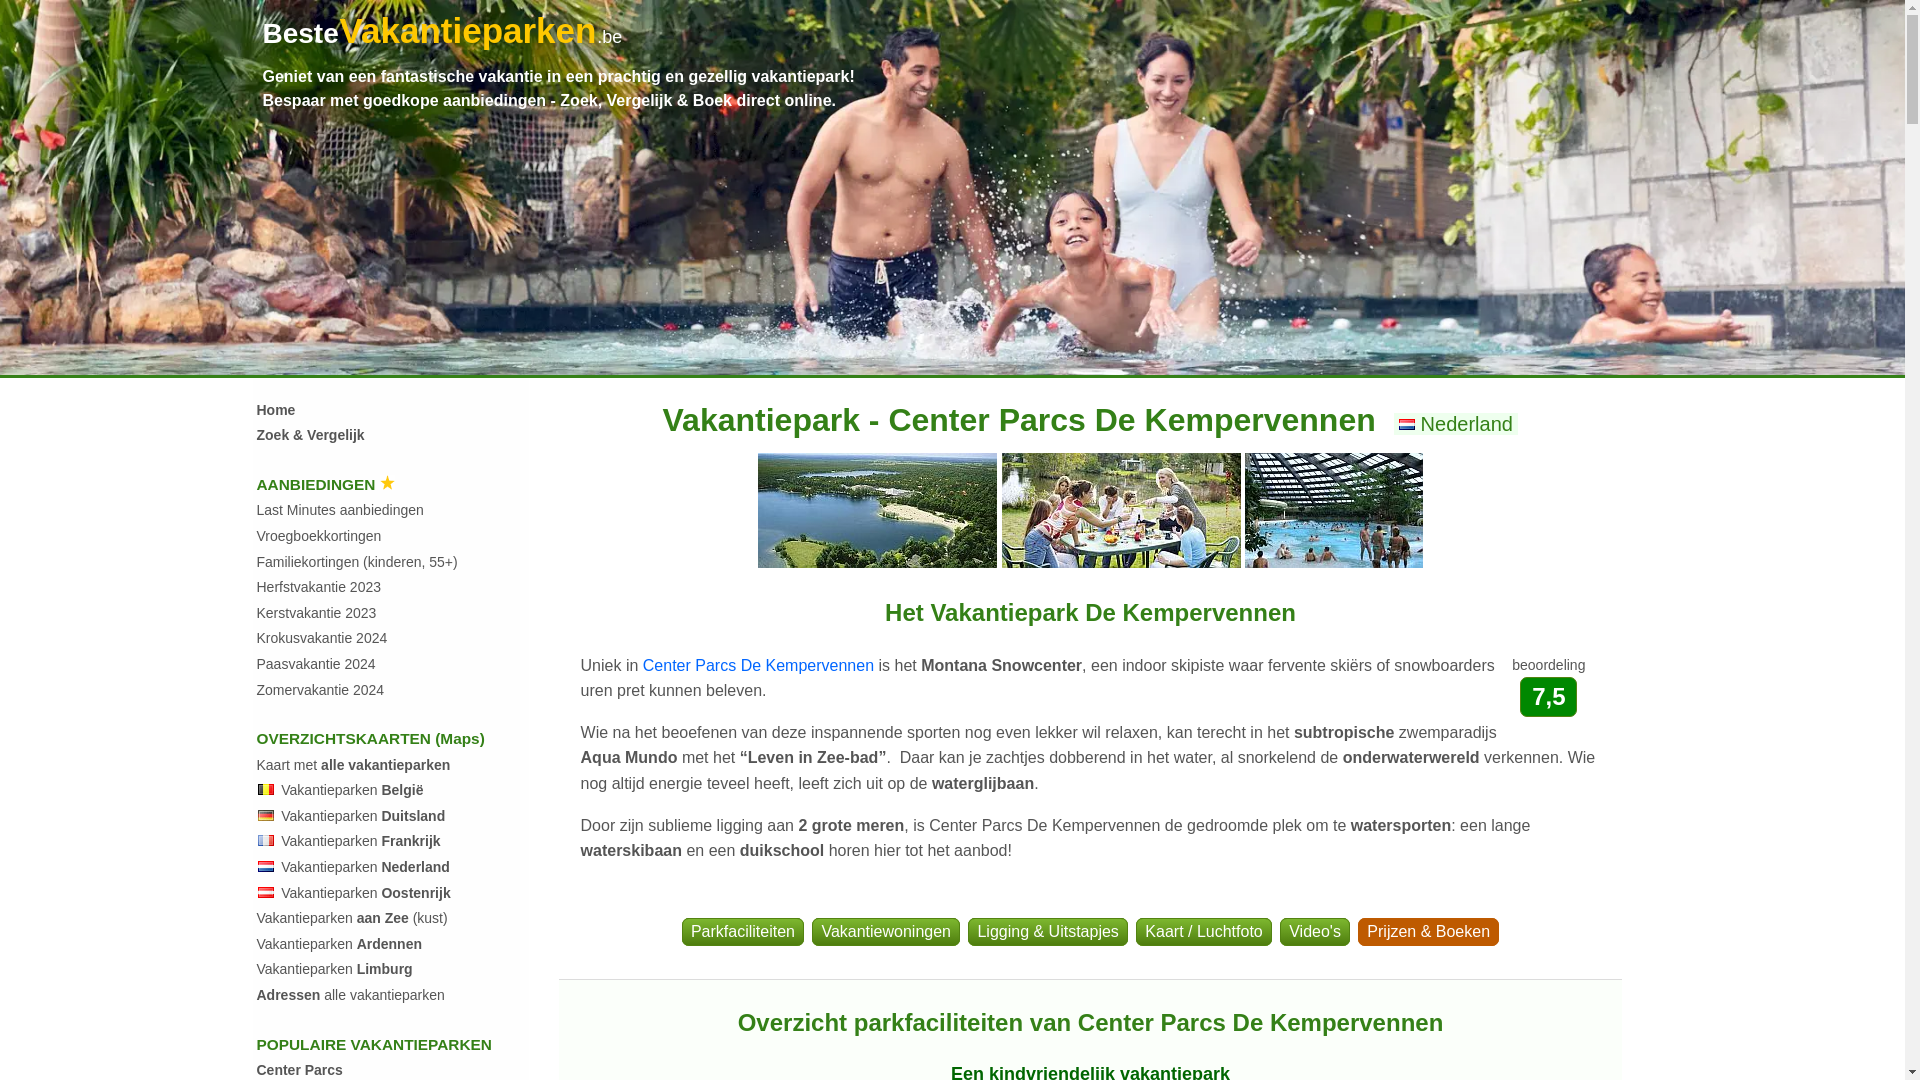  What do you see at coordinates (254, 434) in the screenshot?
I see `'Zoek & Vergelijk'` at bounding box center [254, 434].